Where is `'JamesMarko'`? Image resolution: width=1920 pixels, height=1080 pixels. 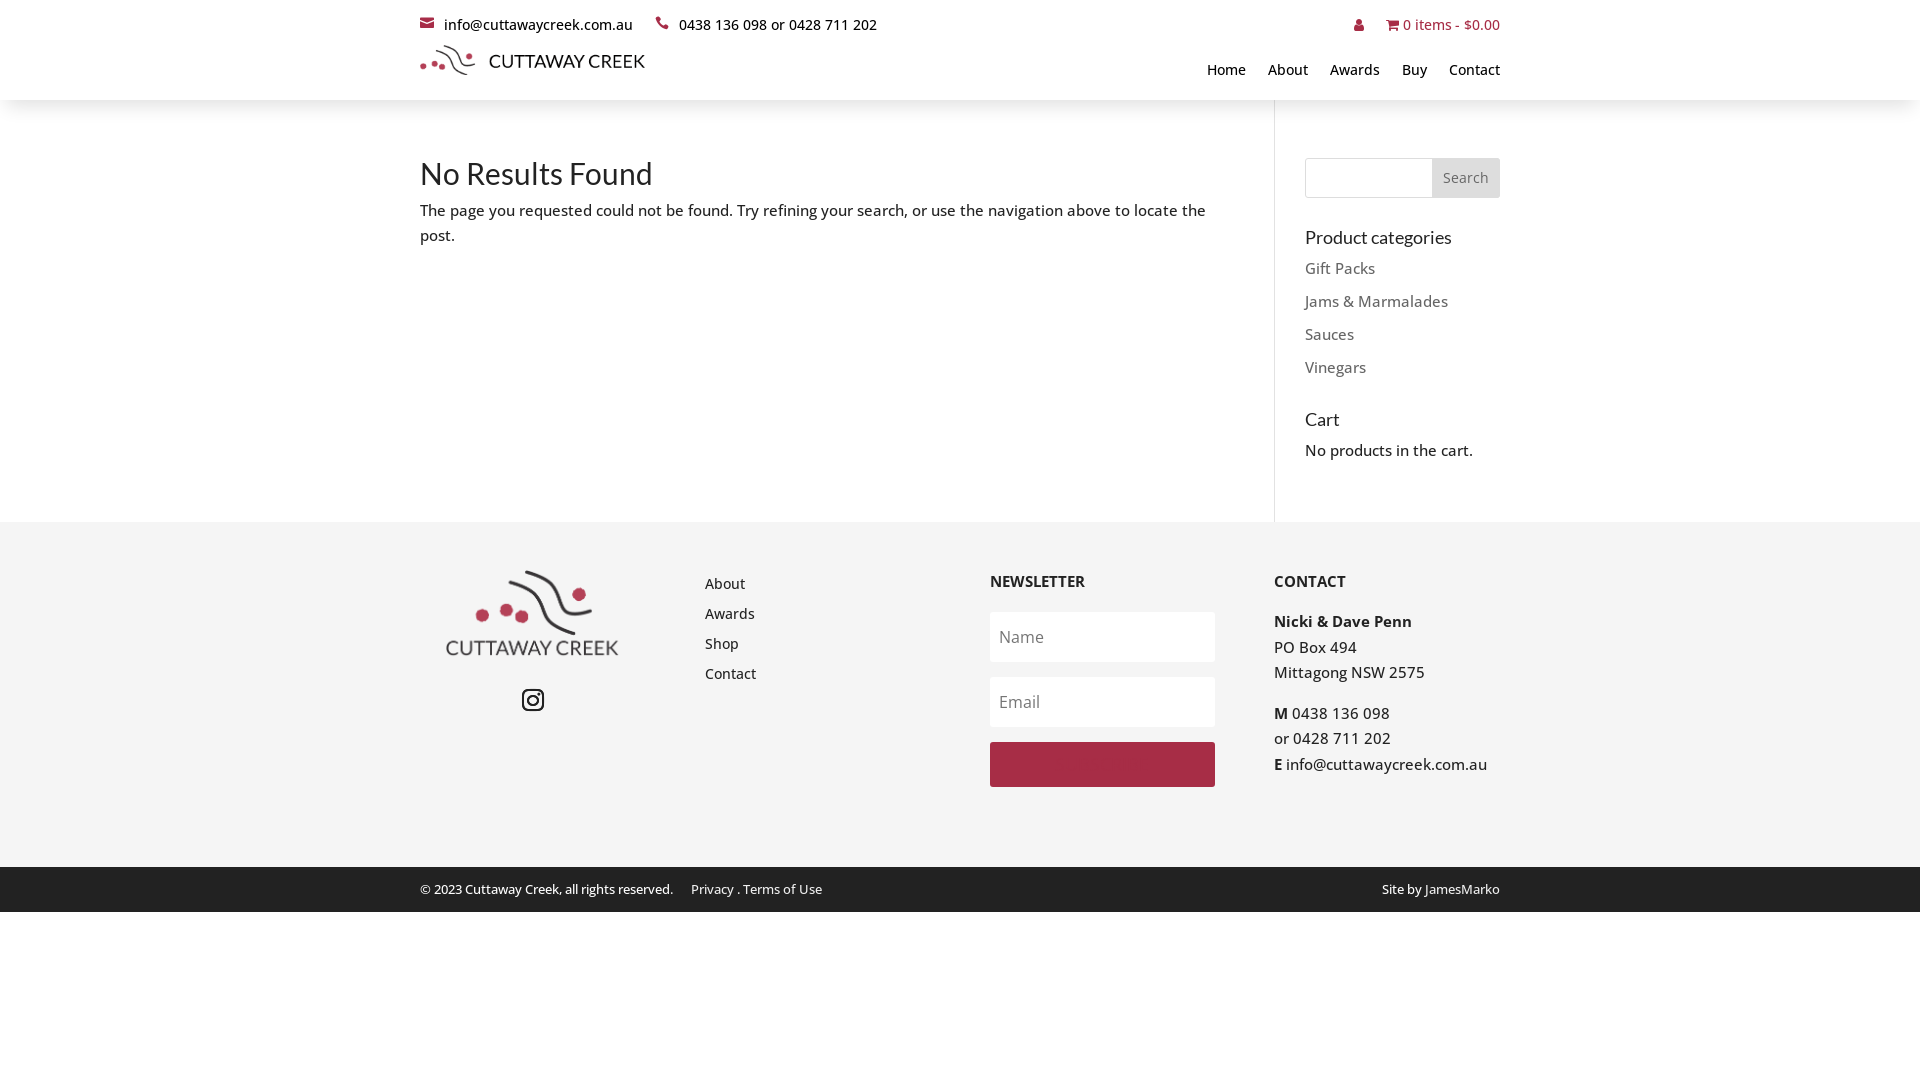 'JamesMarko' is located at coordinates (1424, 887).